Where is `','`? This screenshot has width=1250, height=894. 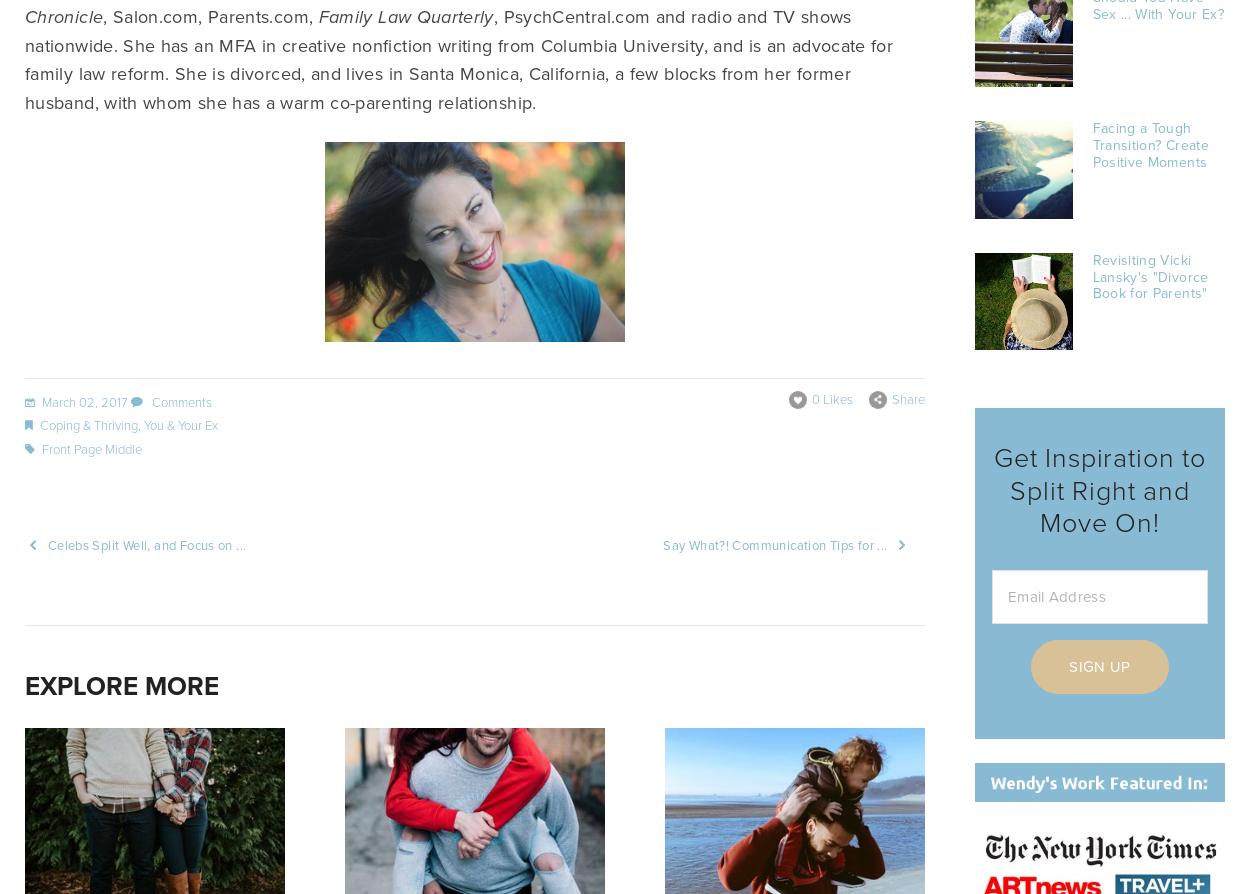 ',' is located at coordinates (140, 424).